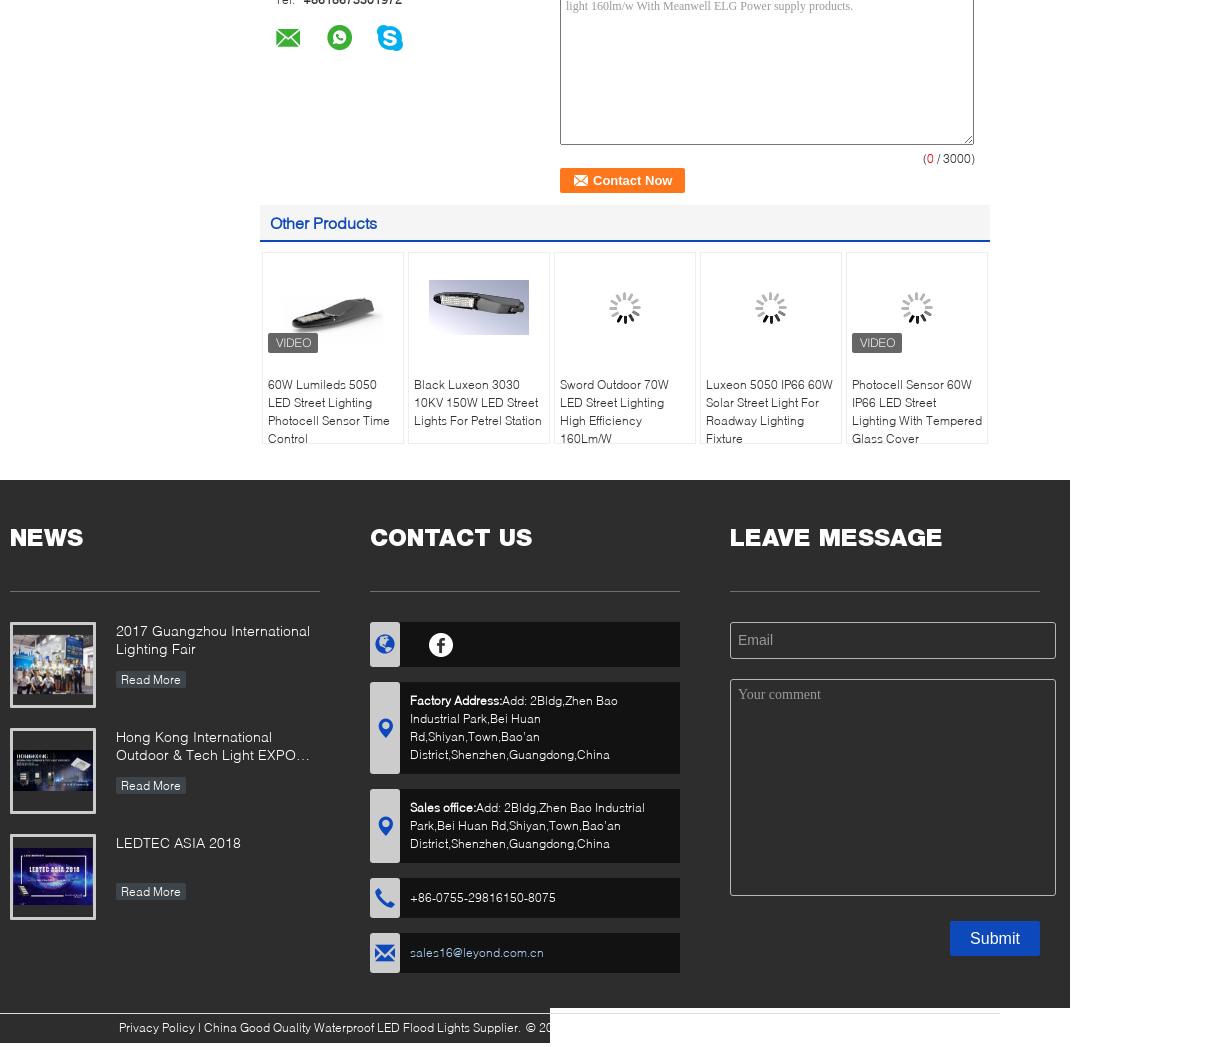  I want to click on 'LEAVE MESSAGE', so click(836, 536).